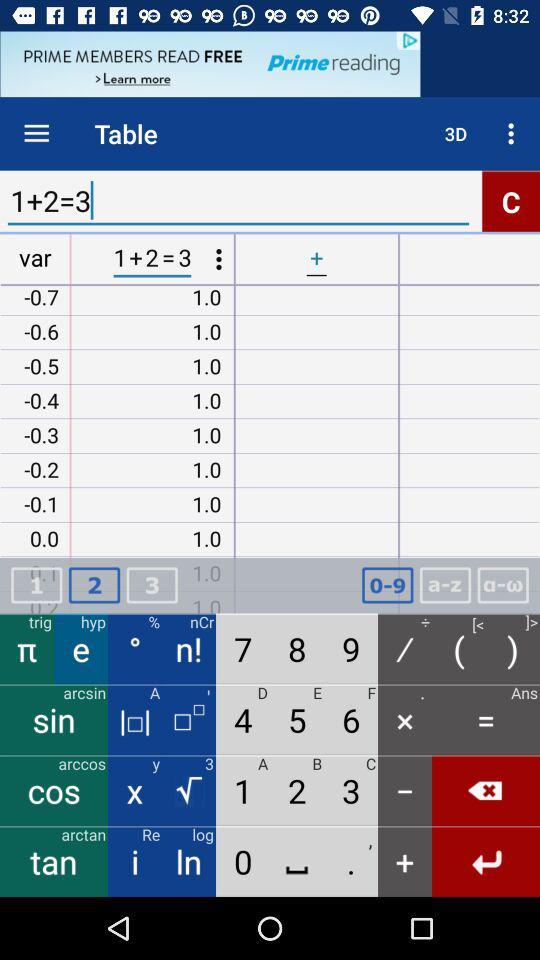  Describe the element at coordinates (387, 585) in the screenshot. I see `number pad option` at that location.